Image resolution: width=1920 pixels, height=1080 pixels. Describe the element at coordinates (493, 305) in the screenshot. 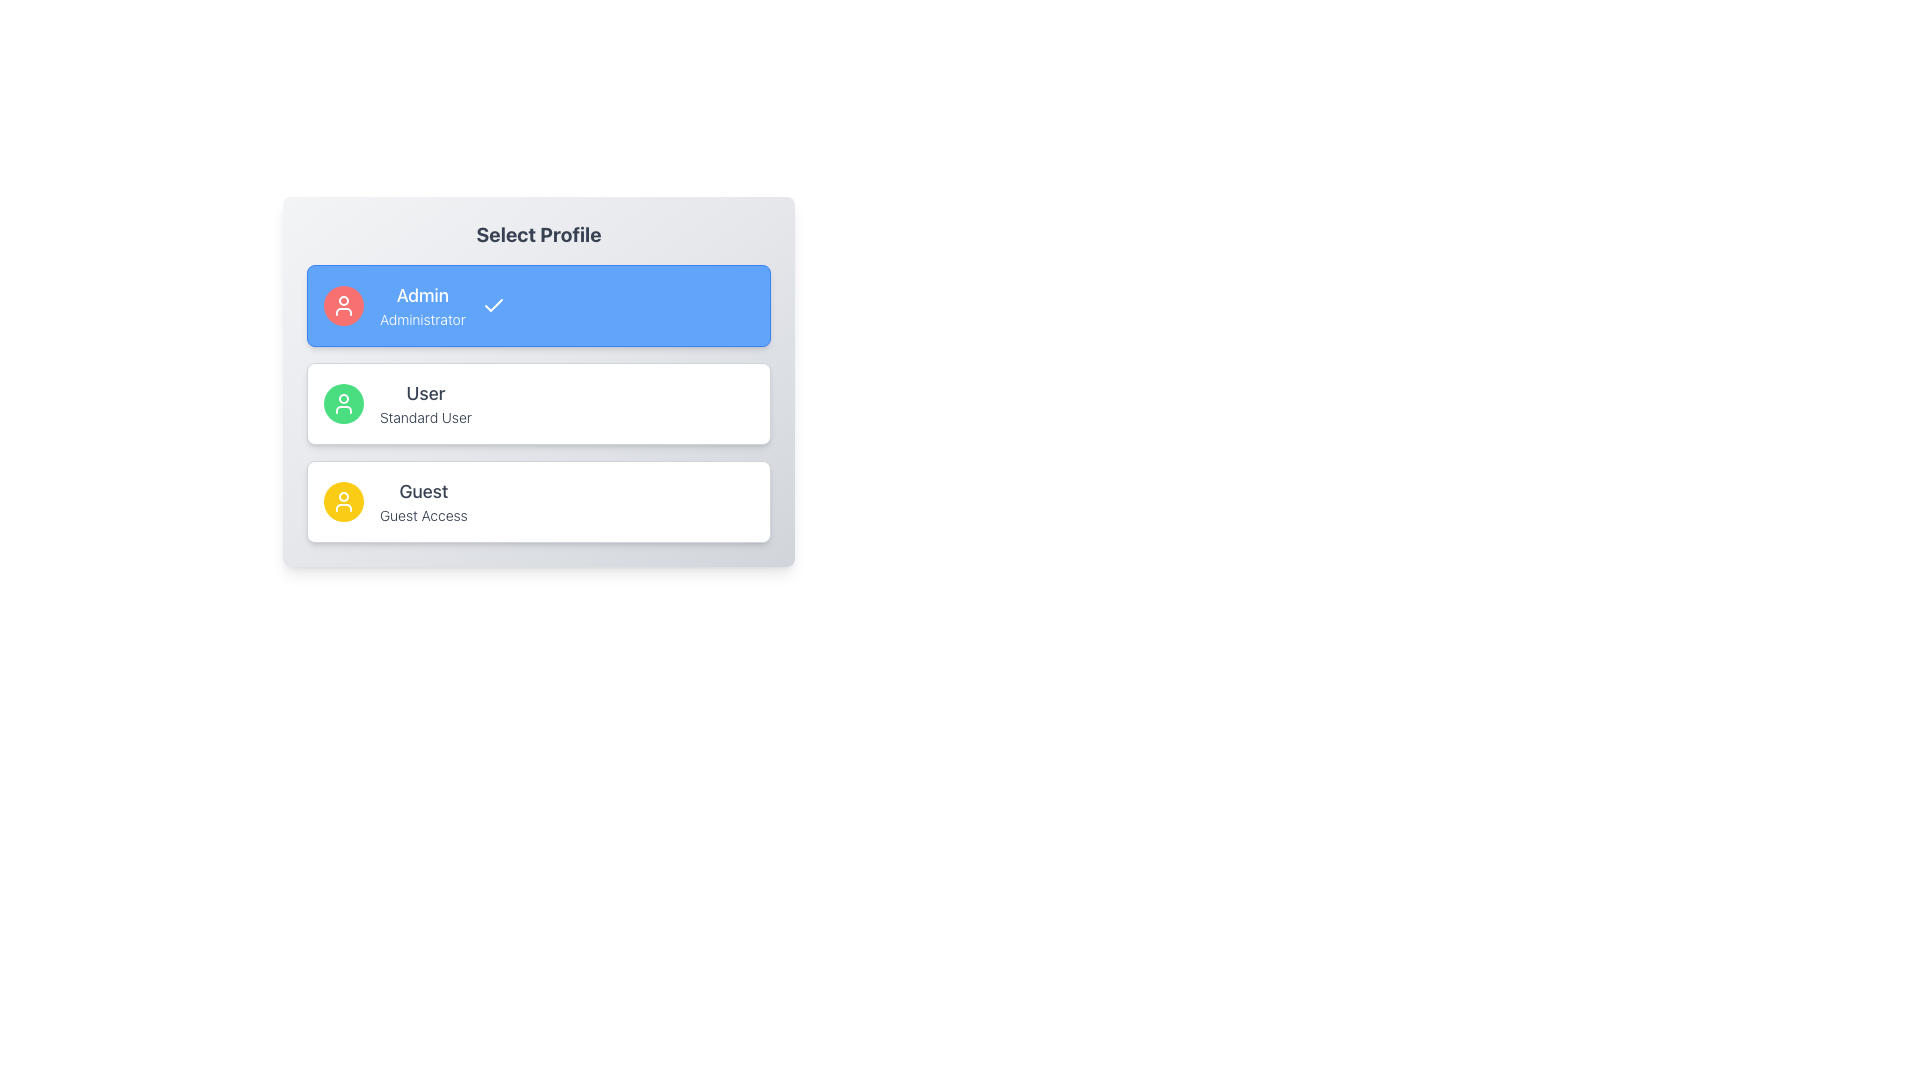

I see `the checkmark icon located within the selection representing the 'Admin' profile, which is positioned towards the right side of the blue background of the 'Admin' option` at that location.